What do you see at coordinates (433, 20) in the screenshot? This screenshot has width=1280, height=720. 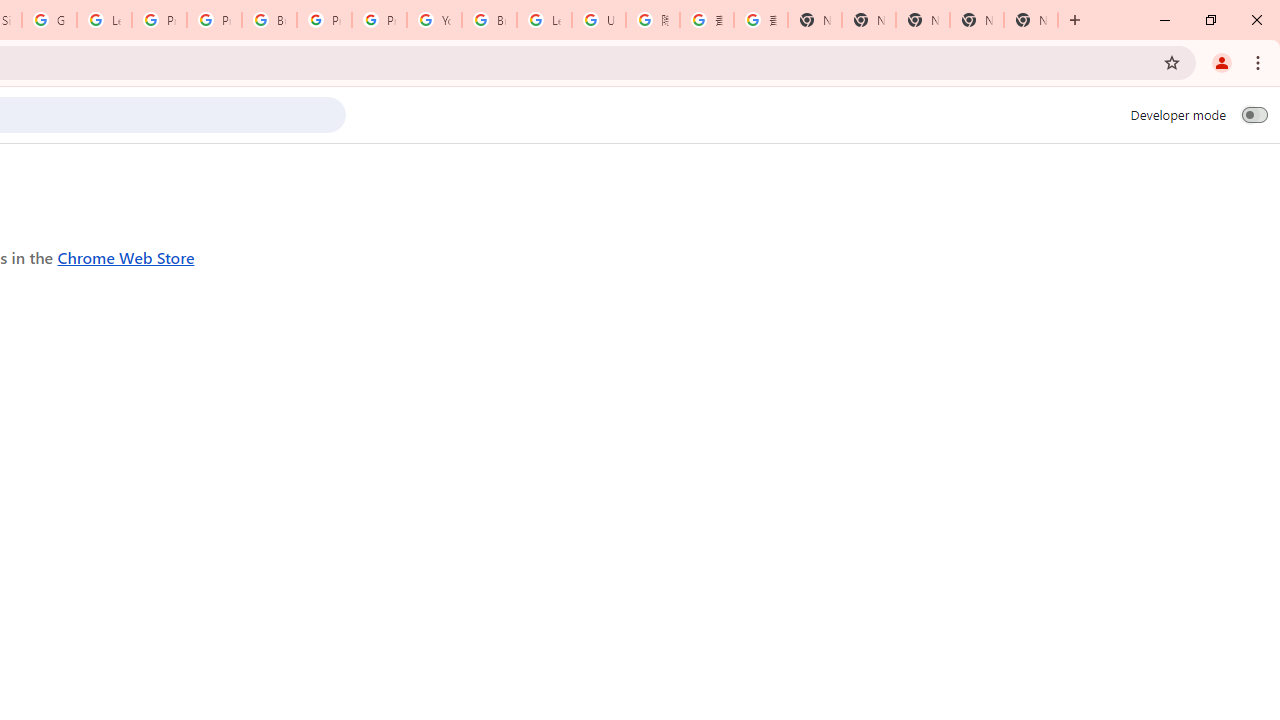 I see `'YouTube'` at bounding box center [433, 20].